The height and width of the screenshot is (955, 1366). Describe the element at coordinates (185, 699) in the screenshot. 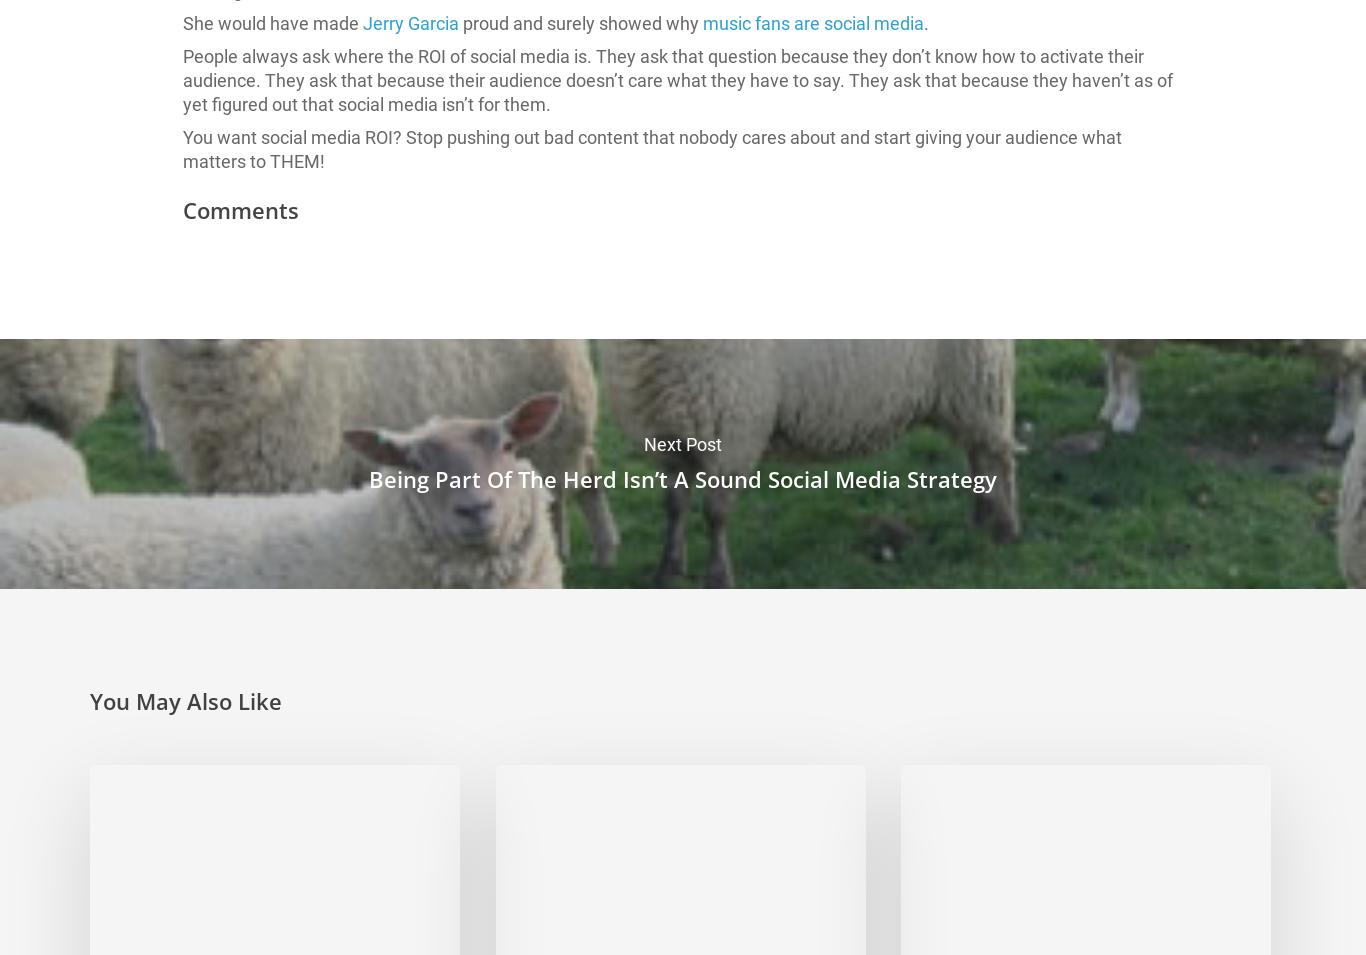

I see `'You May Also Like'` at that location.